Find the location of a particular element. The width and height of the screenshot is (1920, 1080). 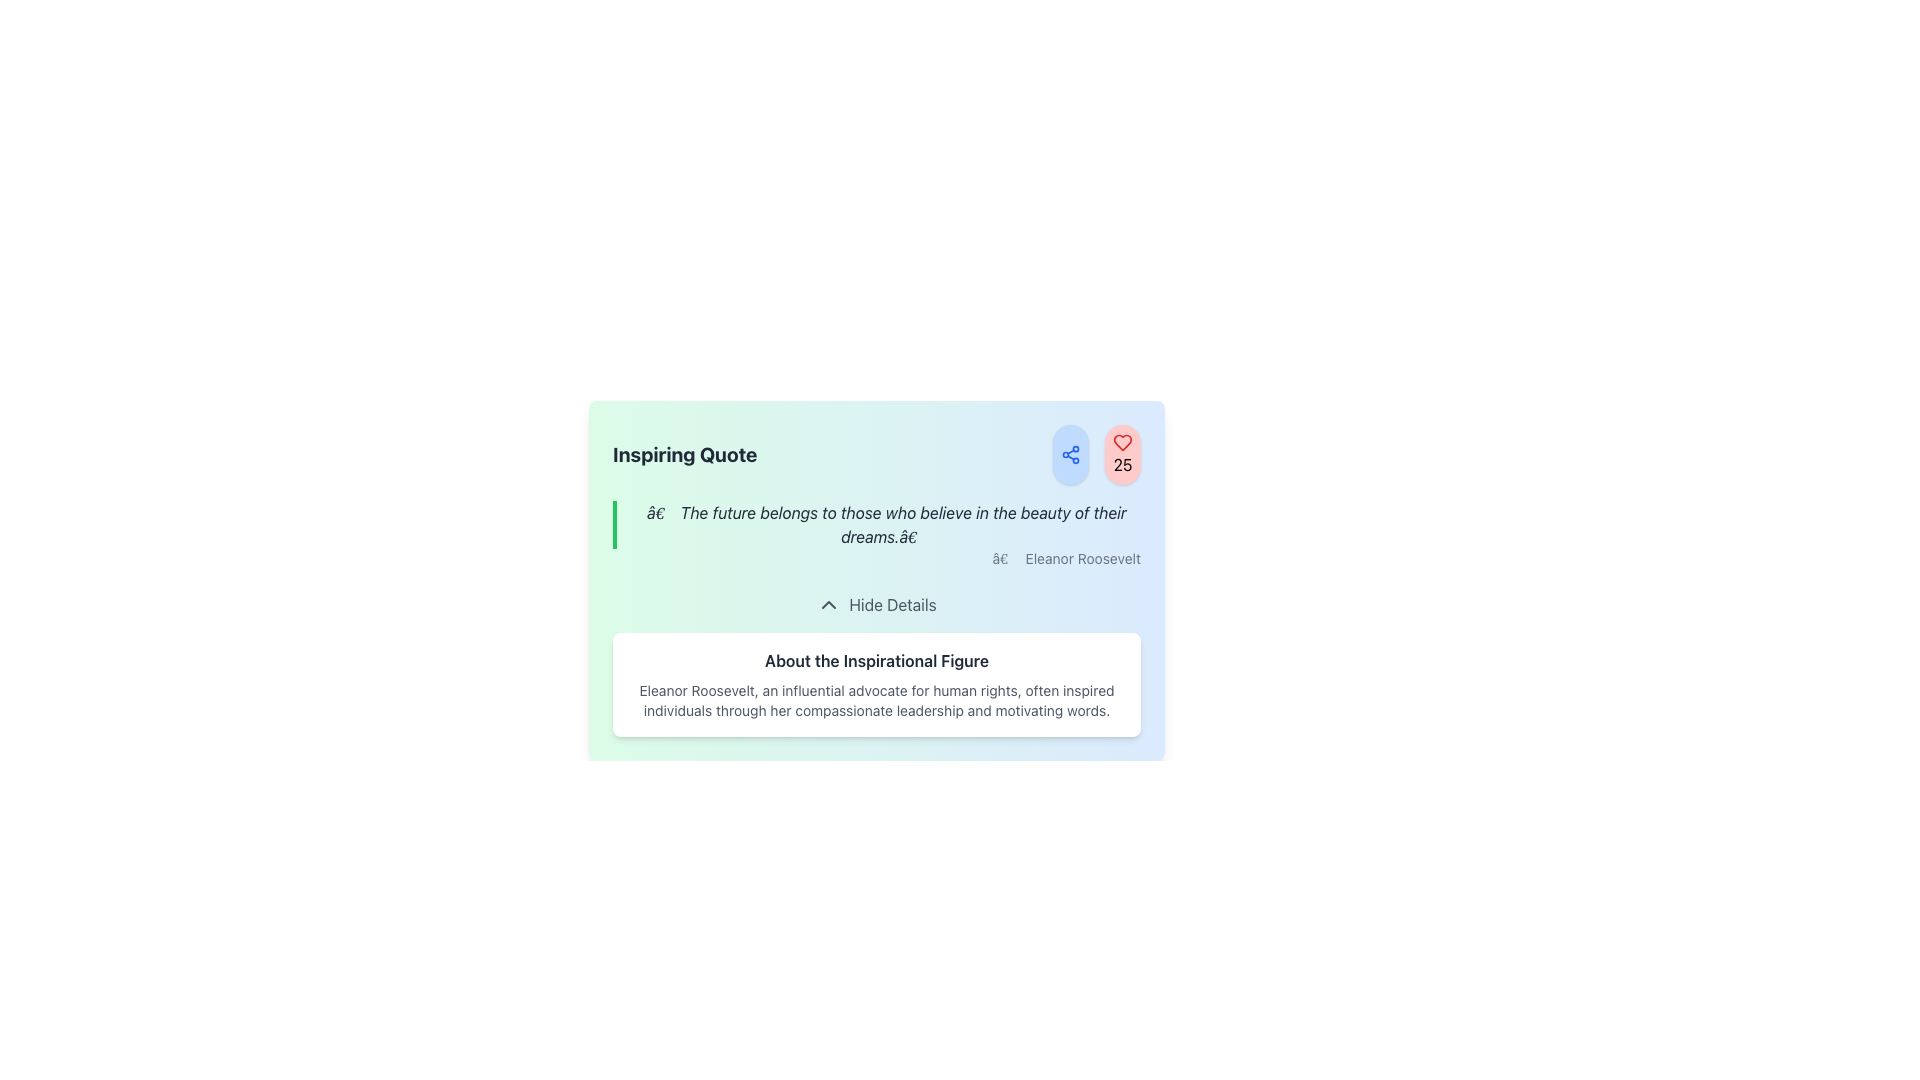

the 'Hide Details' button located below the text '— Eleanor Roosevelt' is located at coordinates (877, 604).